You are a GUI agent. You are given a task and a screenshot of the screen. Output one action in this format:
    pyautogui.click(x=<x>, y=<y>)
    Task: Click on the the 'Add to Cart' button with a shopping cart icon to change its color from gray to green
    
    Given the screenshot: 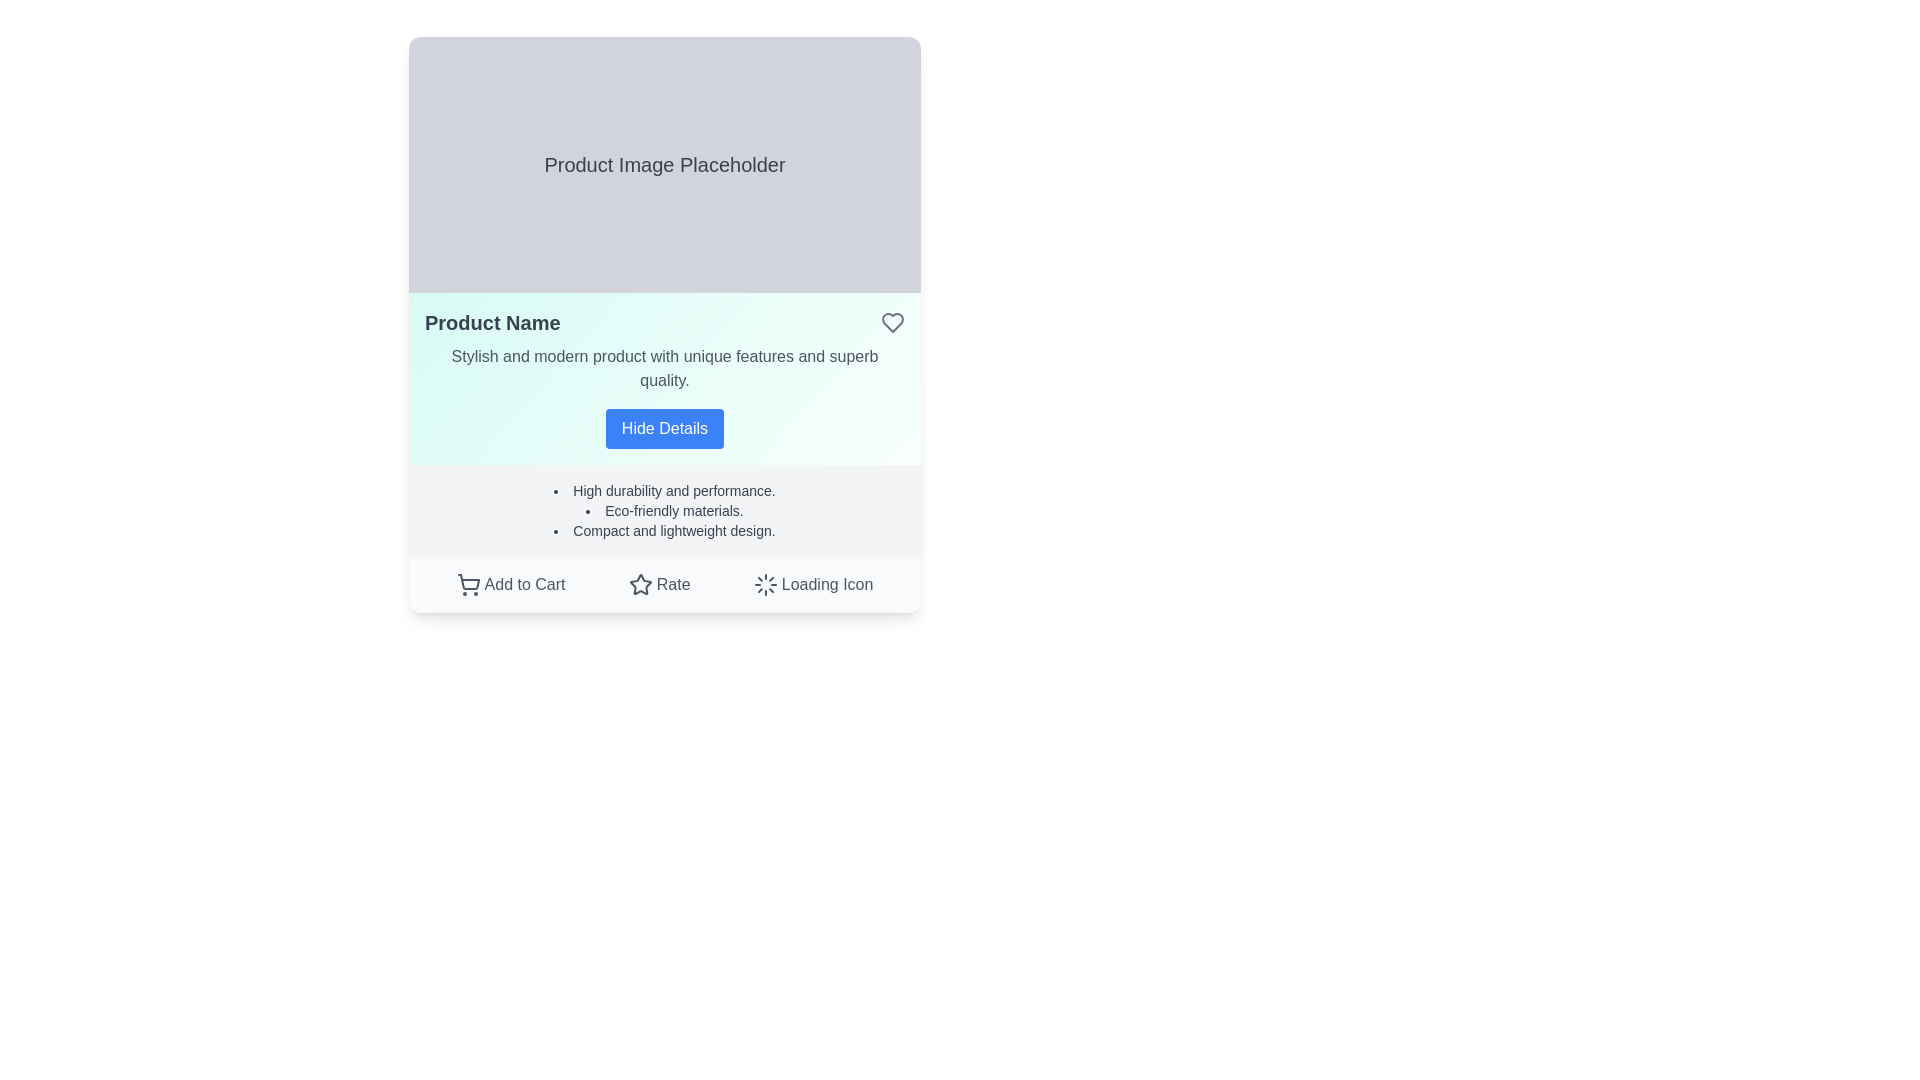 What is the action you would take?
    pyautogui.click(x=511, y=585)
    